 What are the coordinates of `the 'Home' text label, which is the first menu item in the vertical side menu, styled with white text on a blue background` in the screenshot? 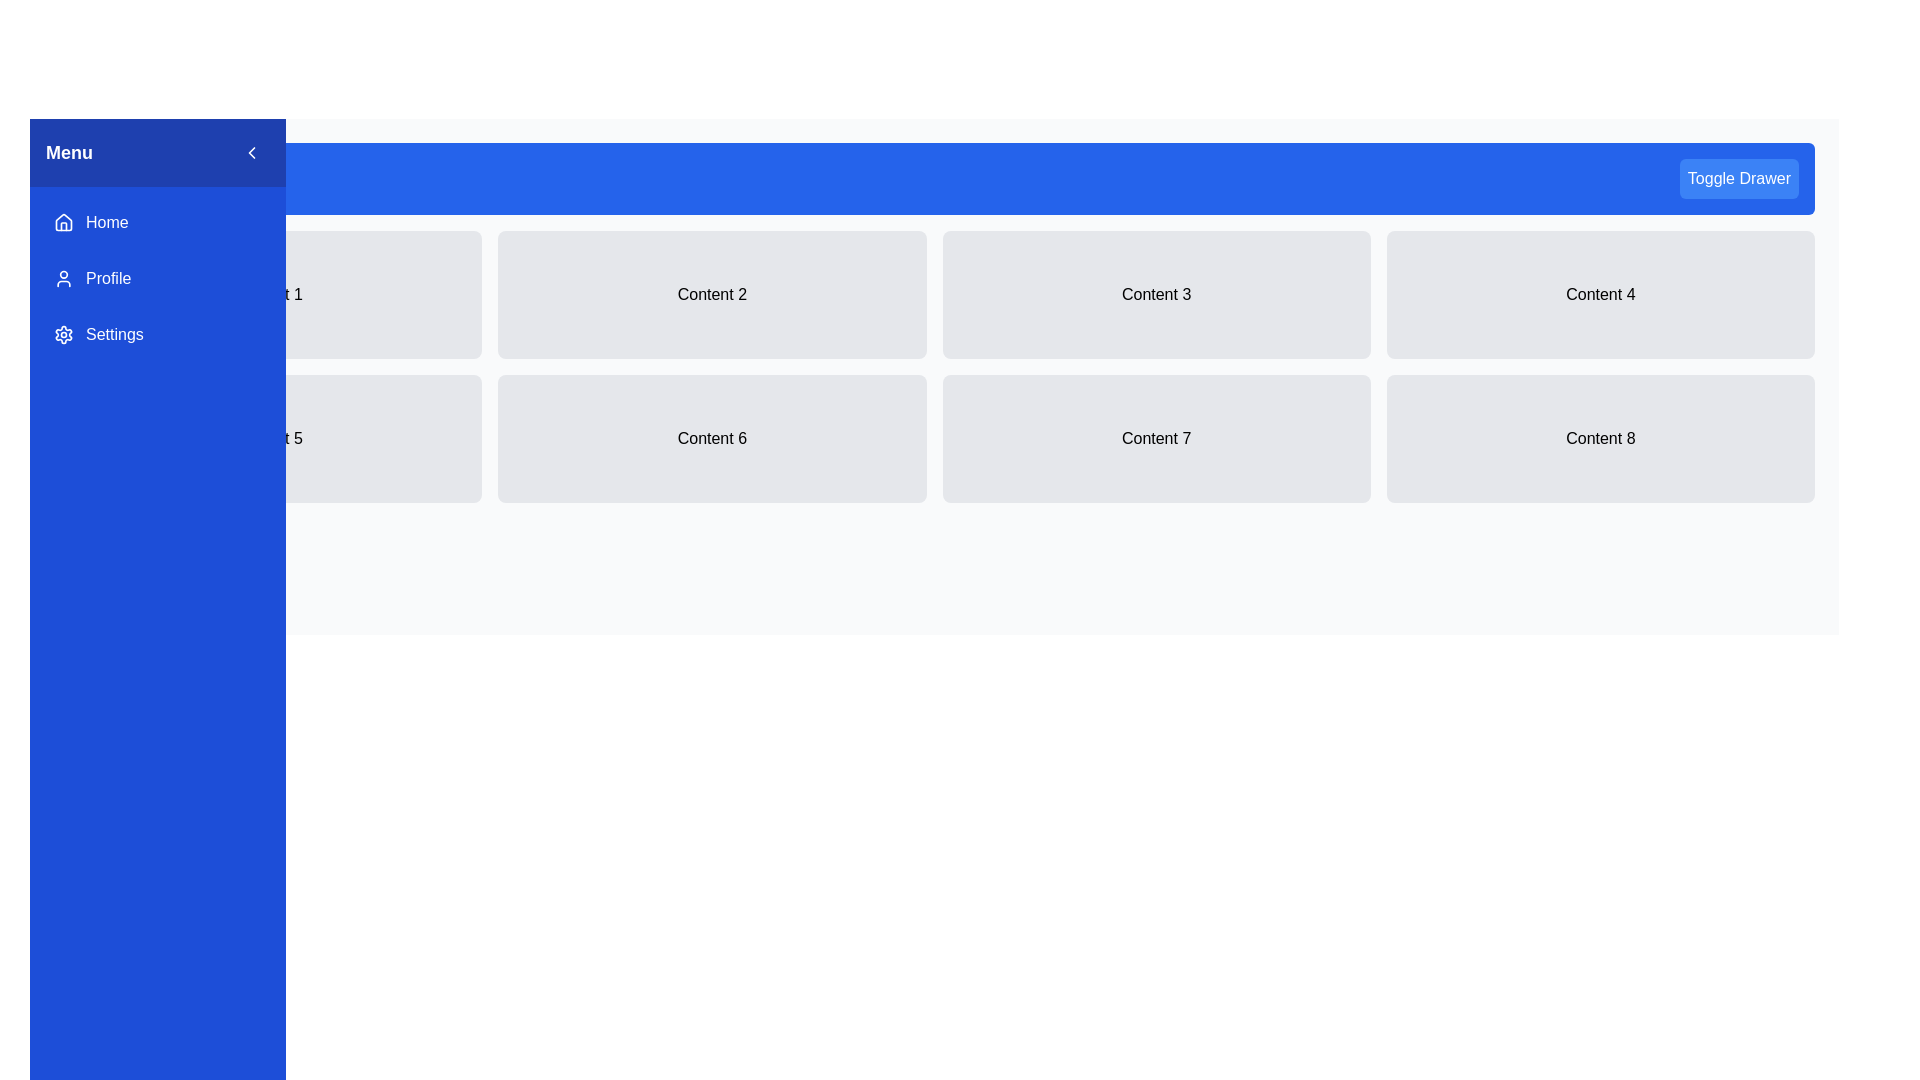 It's located at (106, 223).